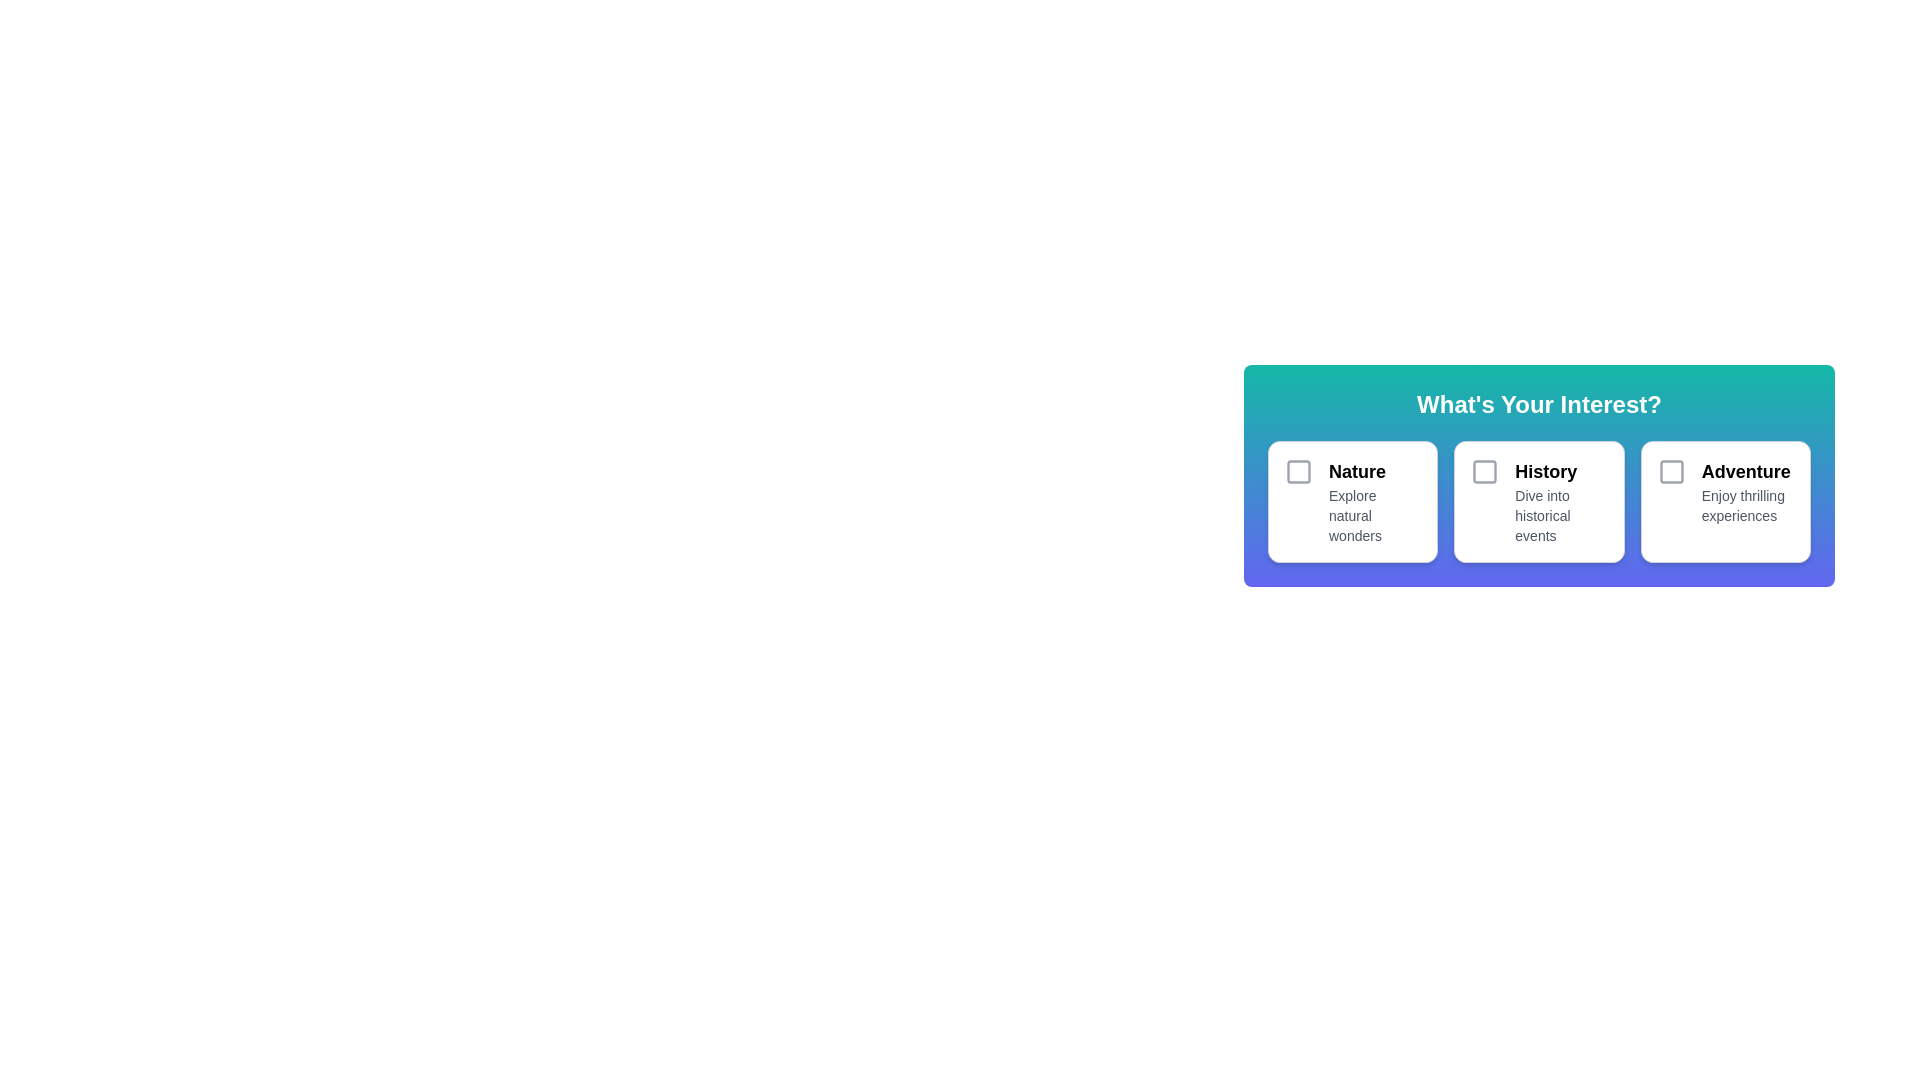 The height and width of the screenshot is (1080, 1920). What do you see at coordinates (1485, 471) in the screenshot?
I see `the checkbox located within the 'History' option` at bounding box center [1485, 471].